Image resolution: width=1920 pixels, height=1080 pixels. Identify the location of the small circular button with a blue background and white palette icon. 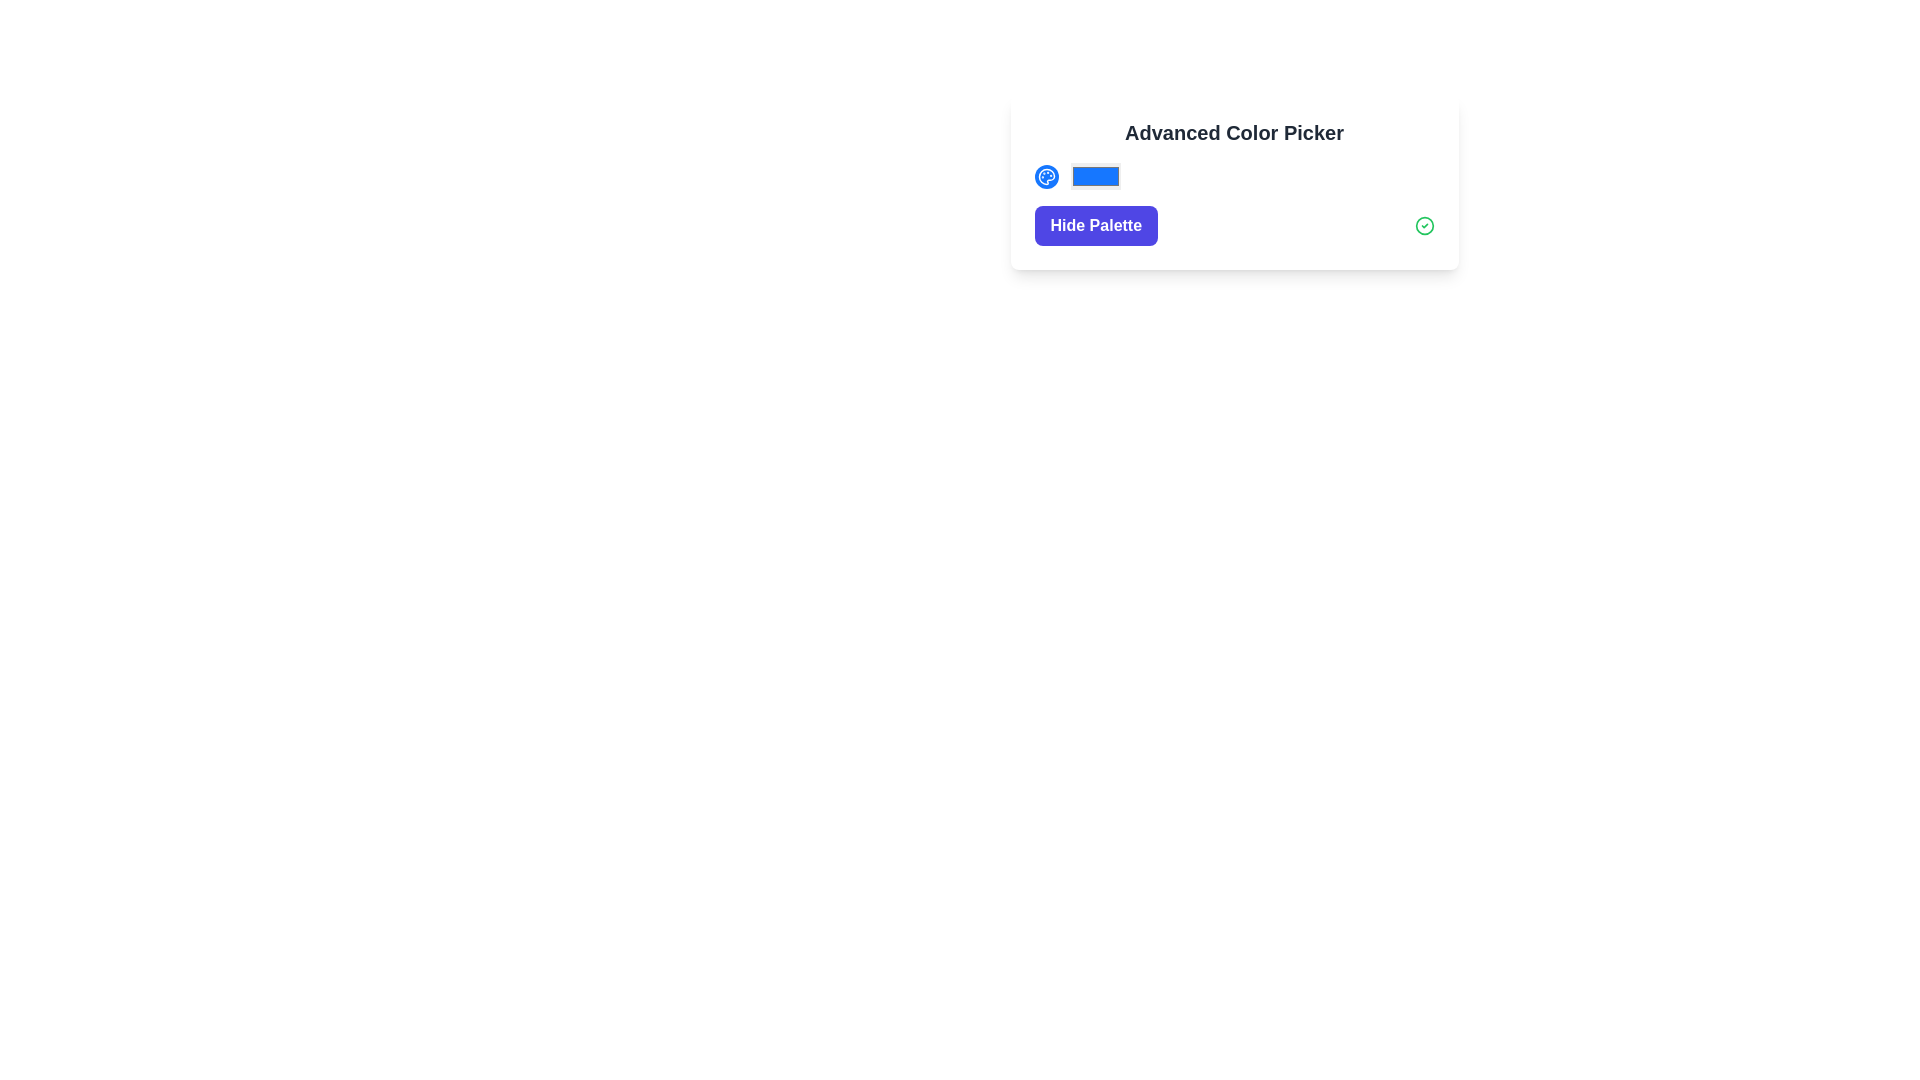
(1045, 175).